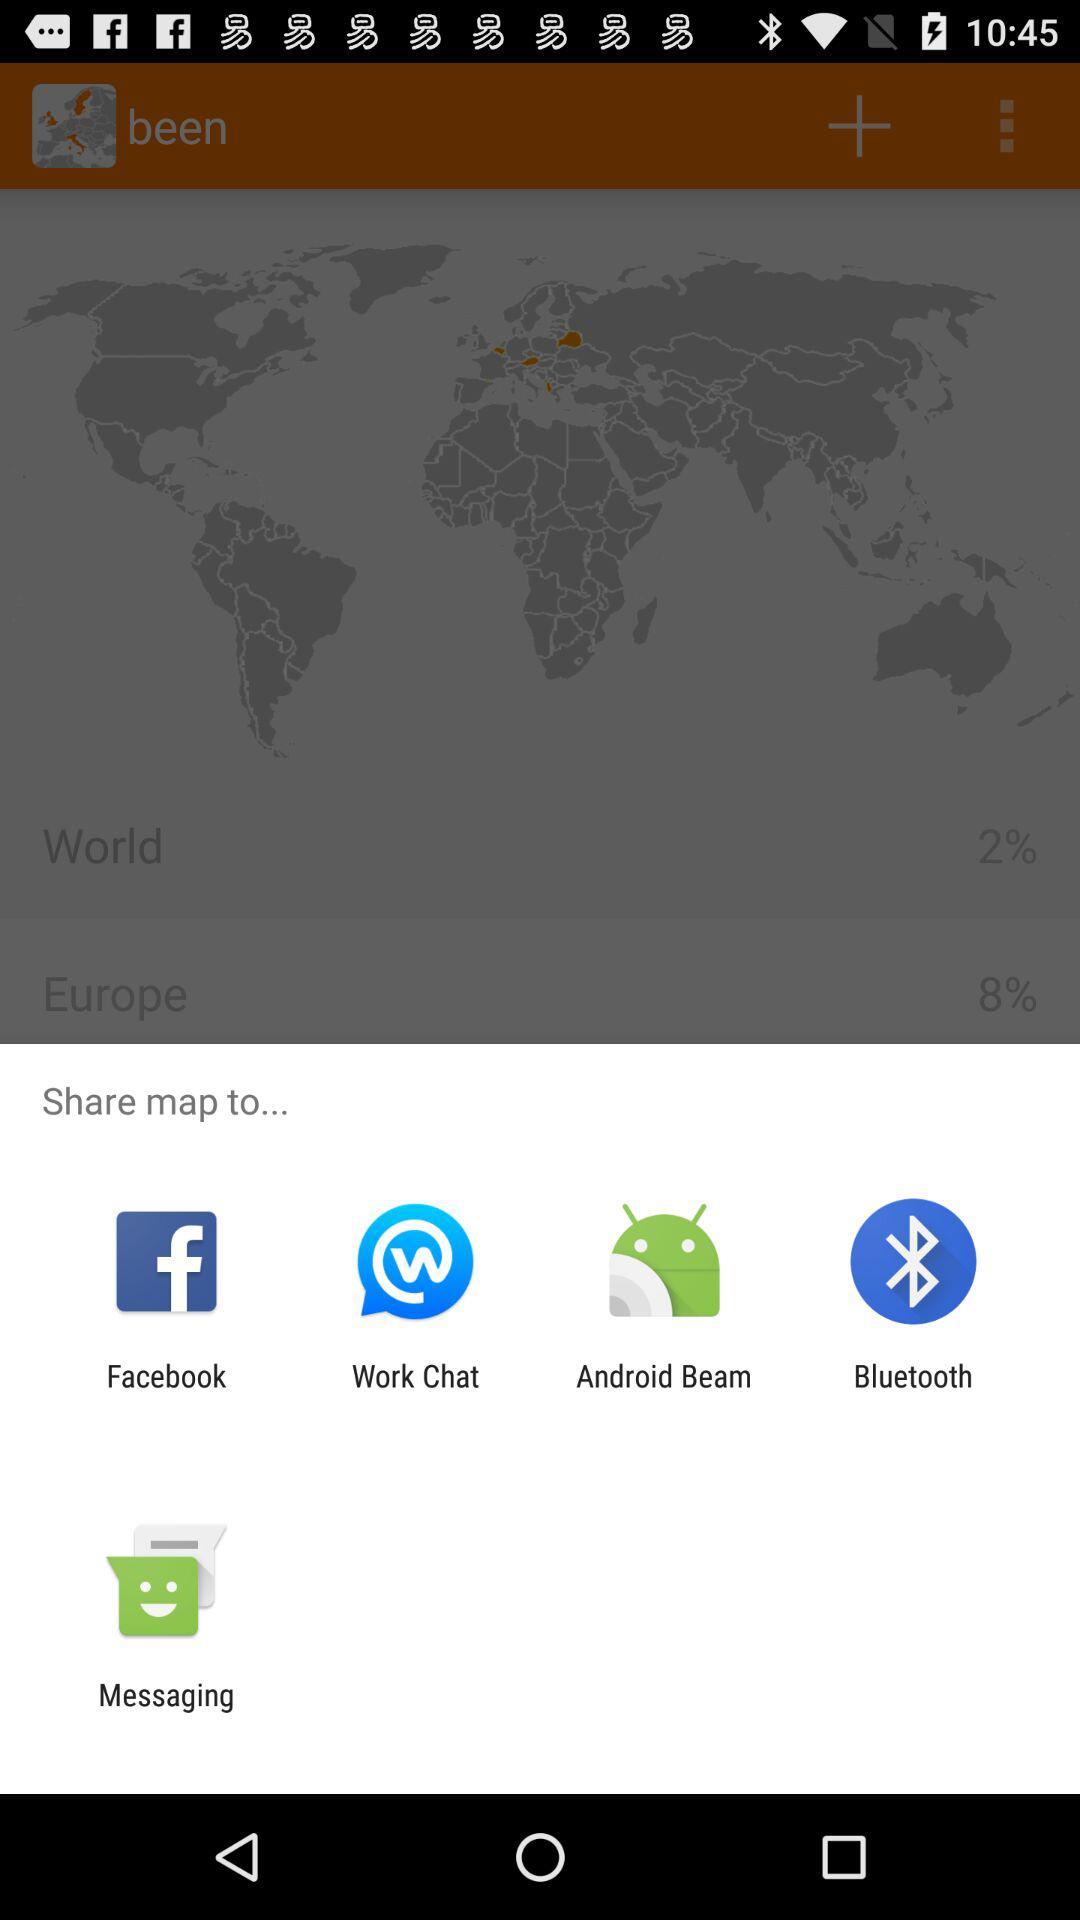  I want to click on app next to android beam item, so click(414, 1392).